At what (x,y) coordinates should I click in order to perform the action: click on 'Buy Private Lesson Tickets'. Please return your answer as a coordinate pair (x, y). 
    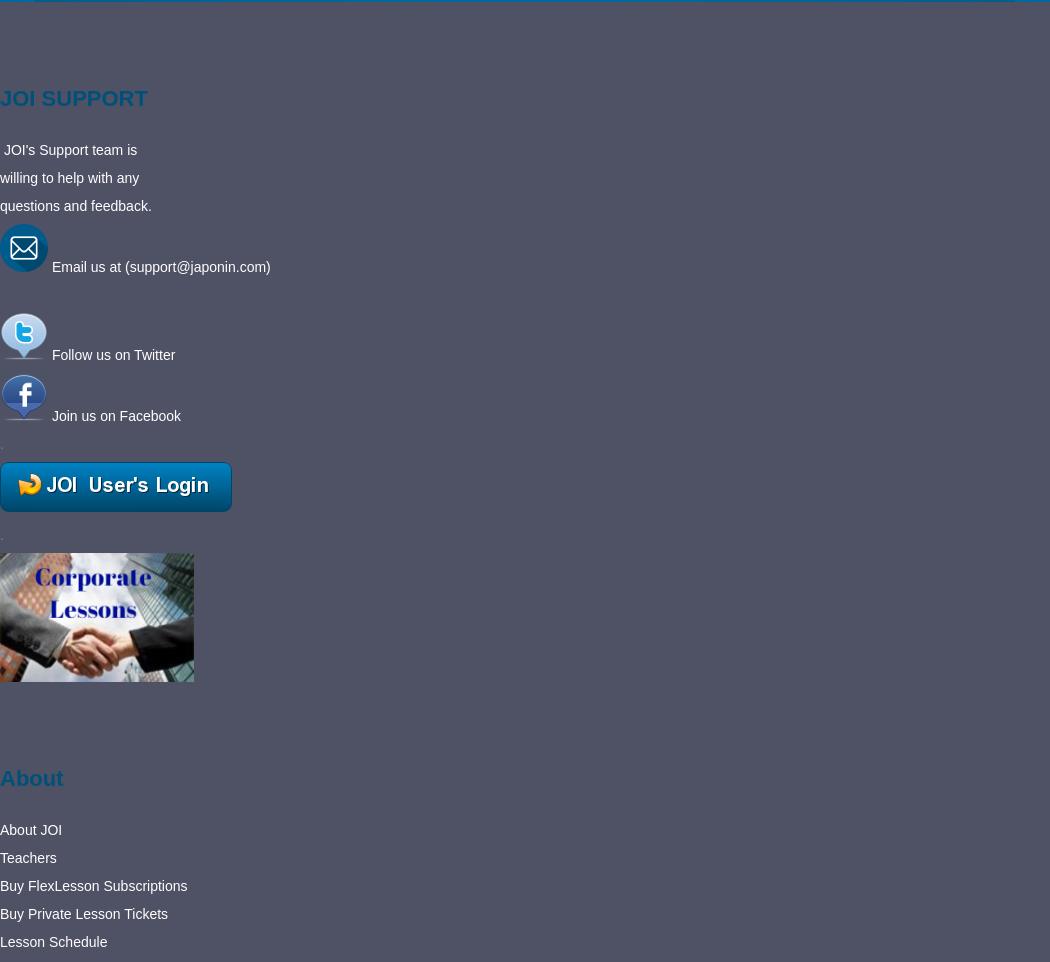
    Looking at the image, I should click on (84, 912).